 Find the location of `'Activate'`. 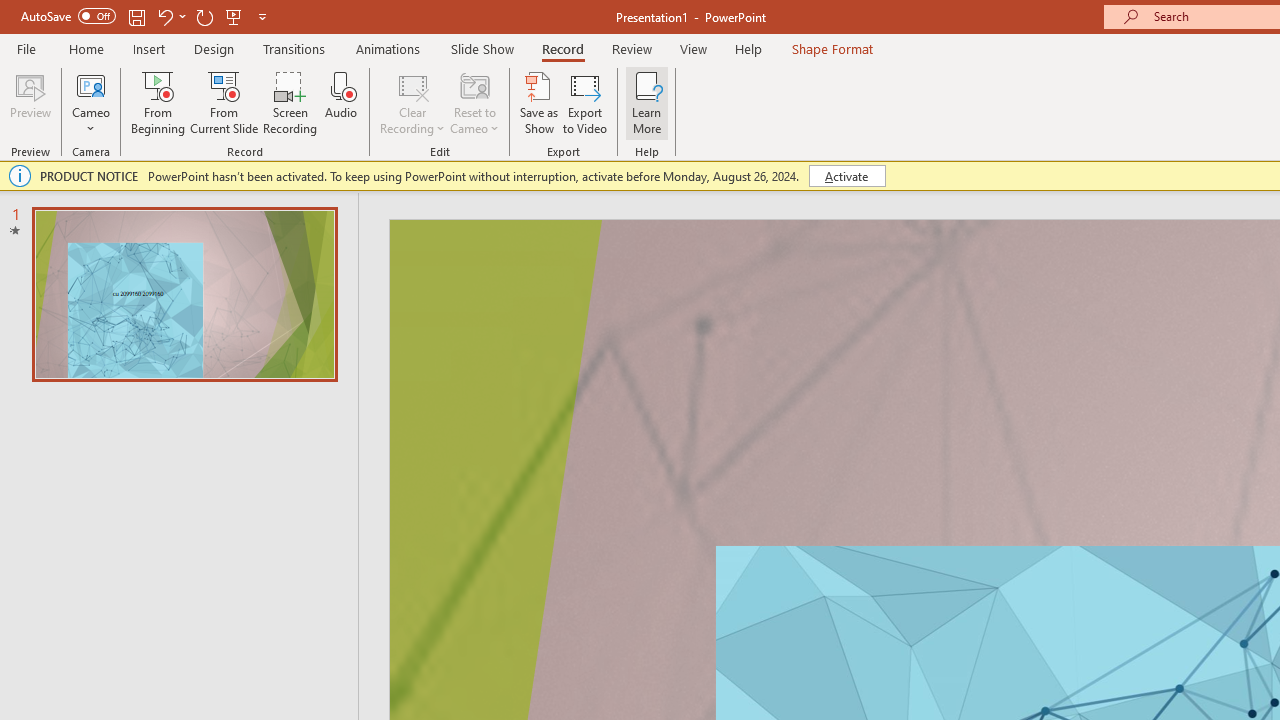

'Activate' is located at coordinates (847, 175).